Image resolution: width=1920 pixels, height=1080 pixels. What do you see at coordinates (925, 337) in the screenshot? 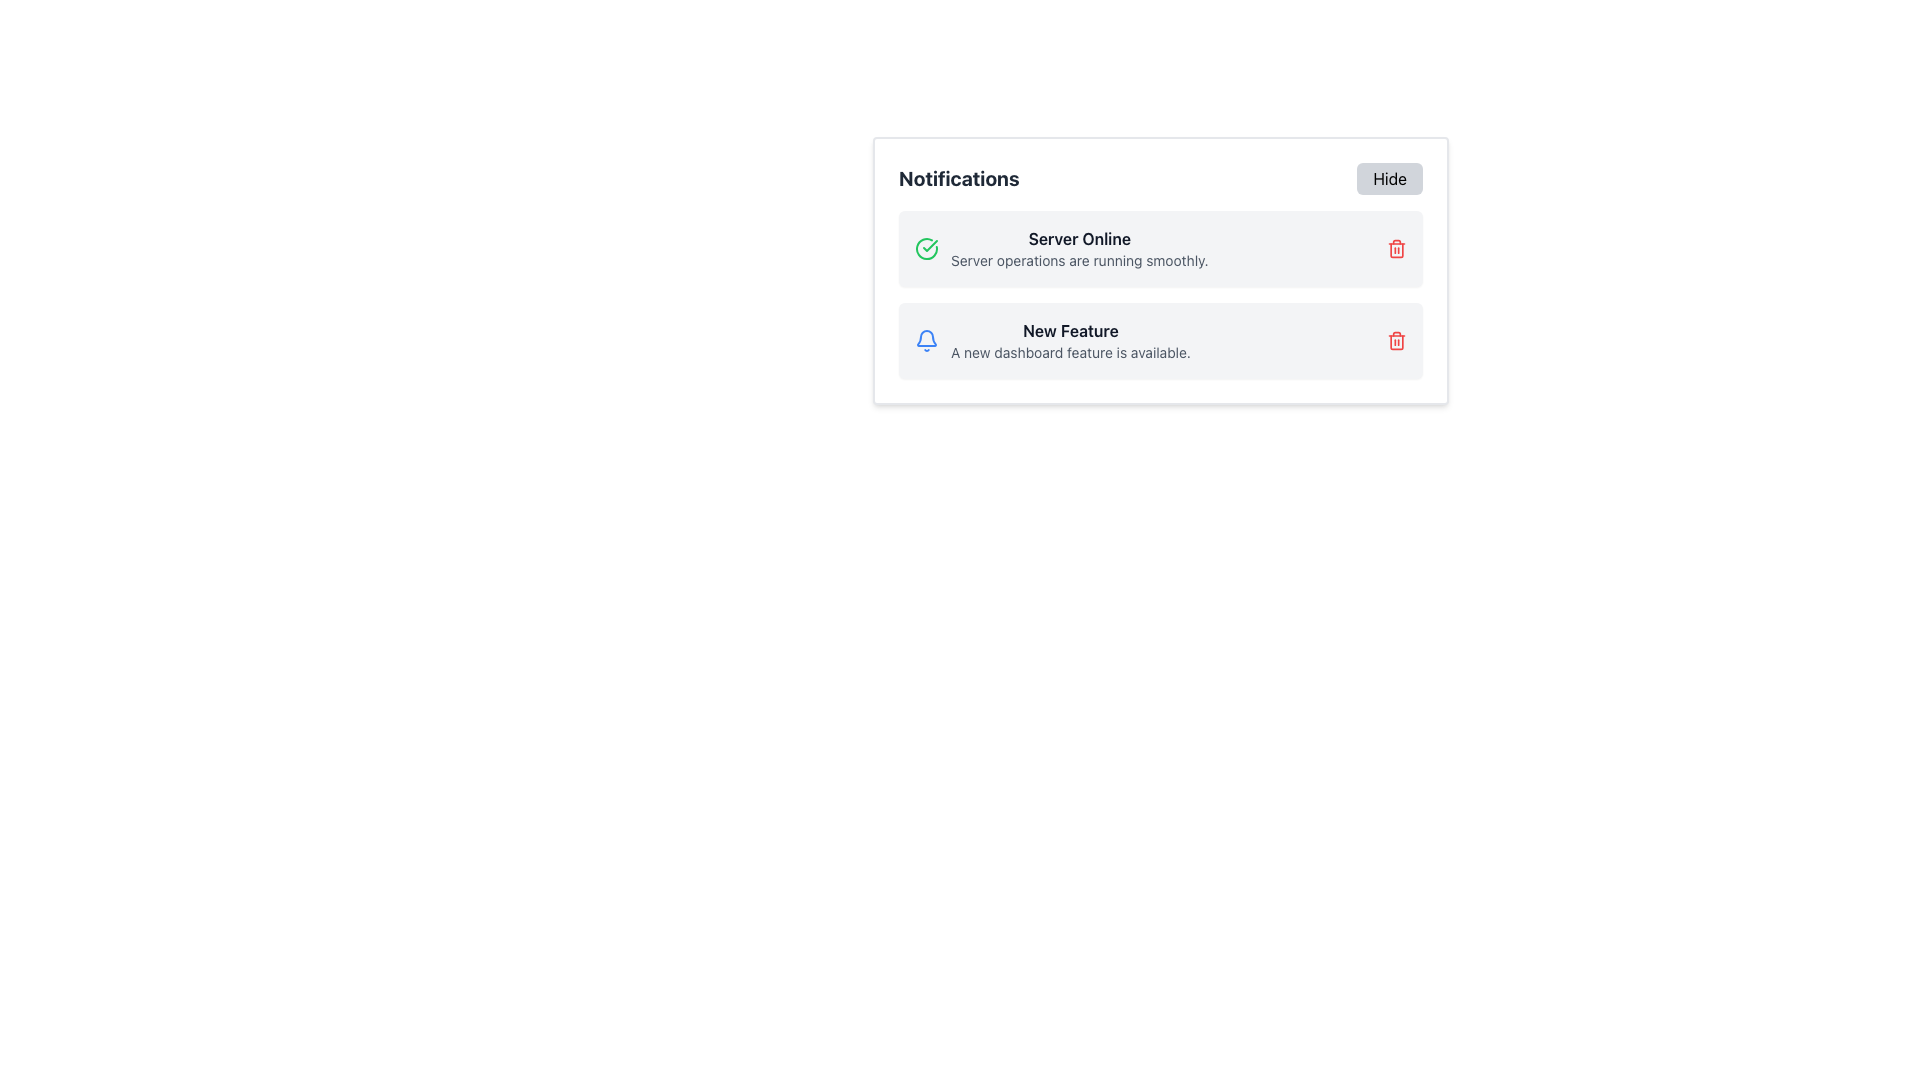
I see `the main body of the bell icon, which is a part of the notification bell located in the top-right corner of the Notifications card` at bounding box center [925, 337].